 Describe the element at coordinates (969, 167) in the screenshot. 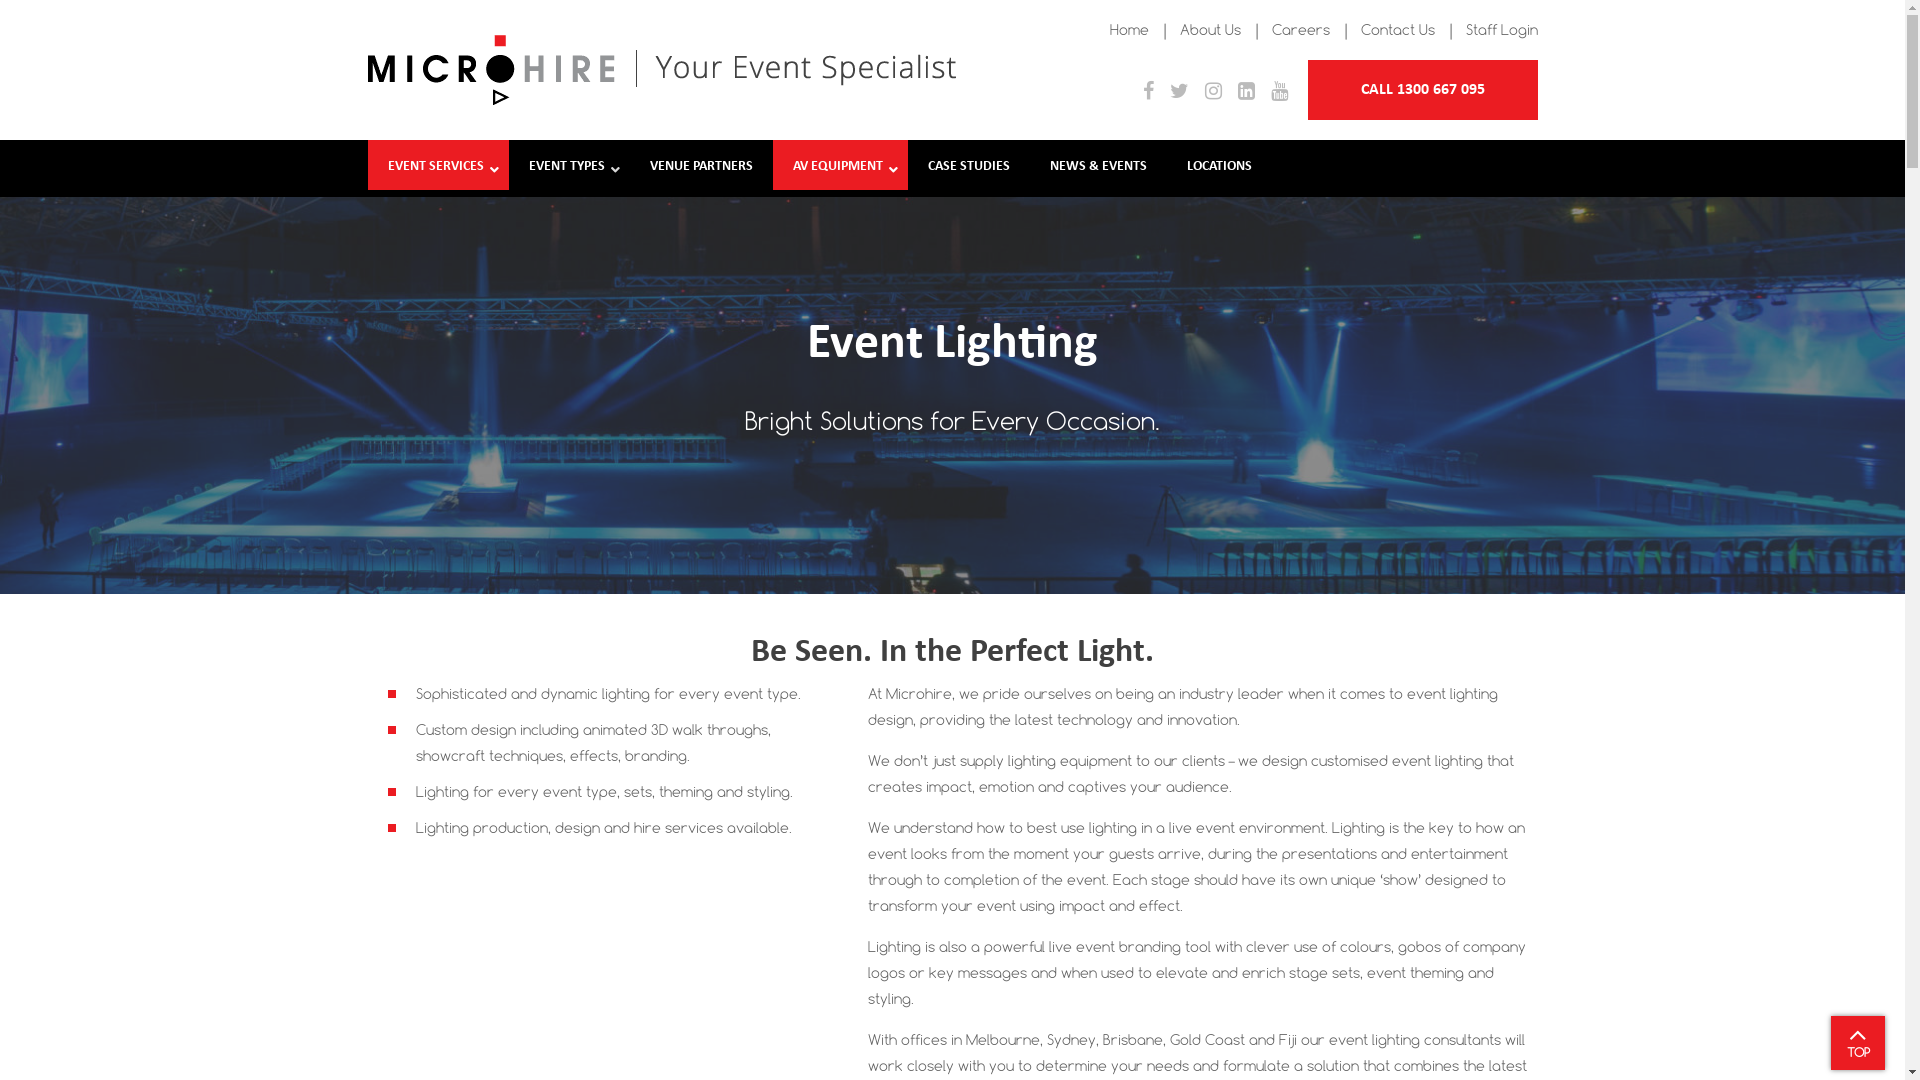

I see `'CASE STUDIES'` at that location.